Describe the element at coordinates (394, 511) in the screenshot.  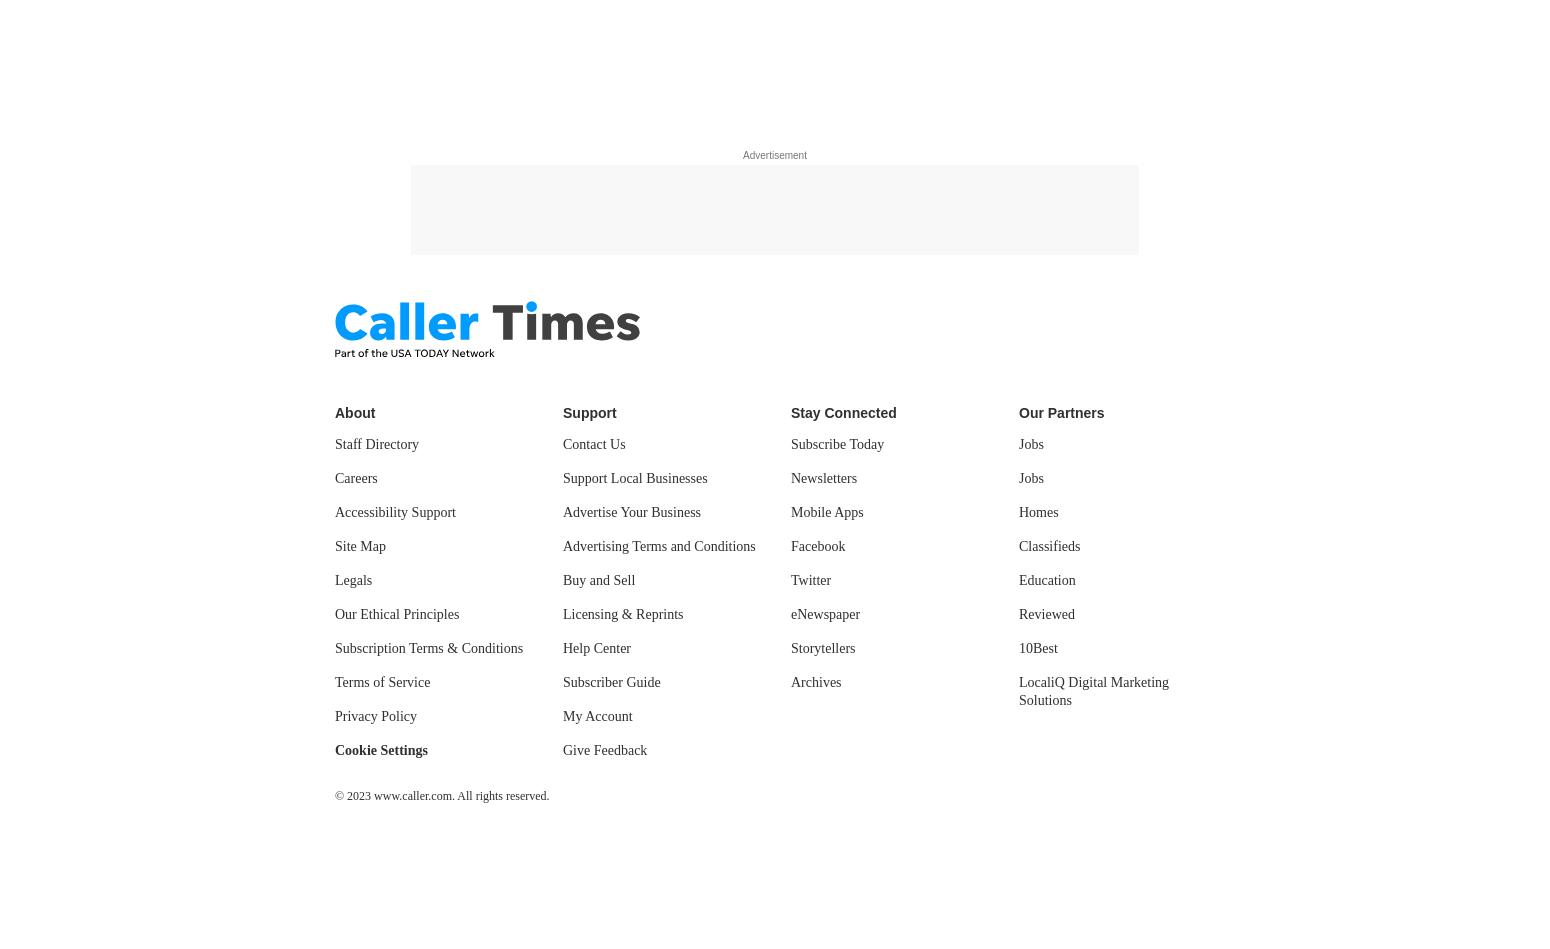
I see `'Accessibility Support'` at that location.